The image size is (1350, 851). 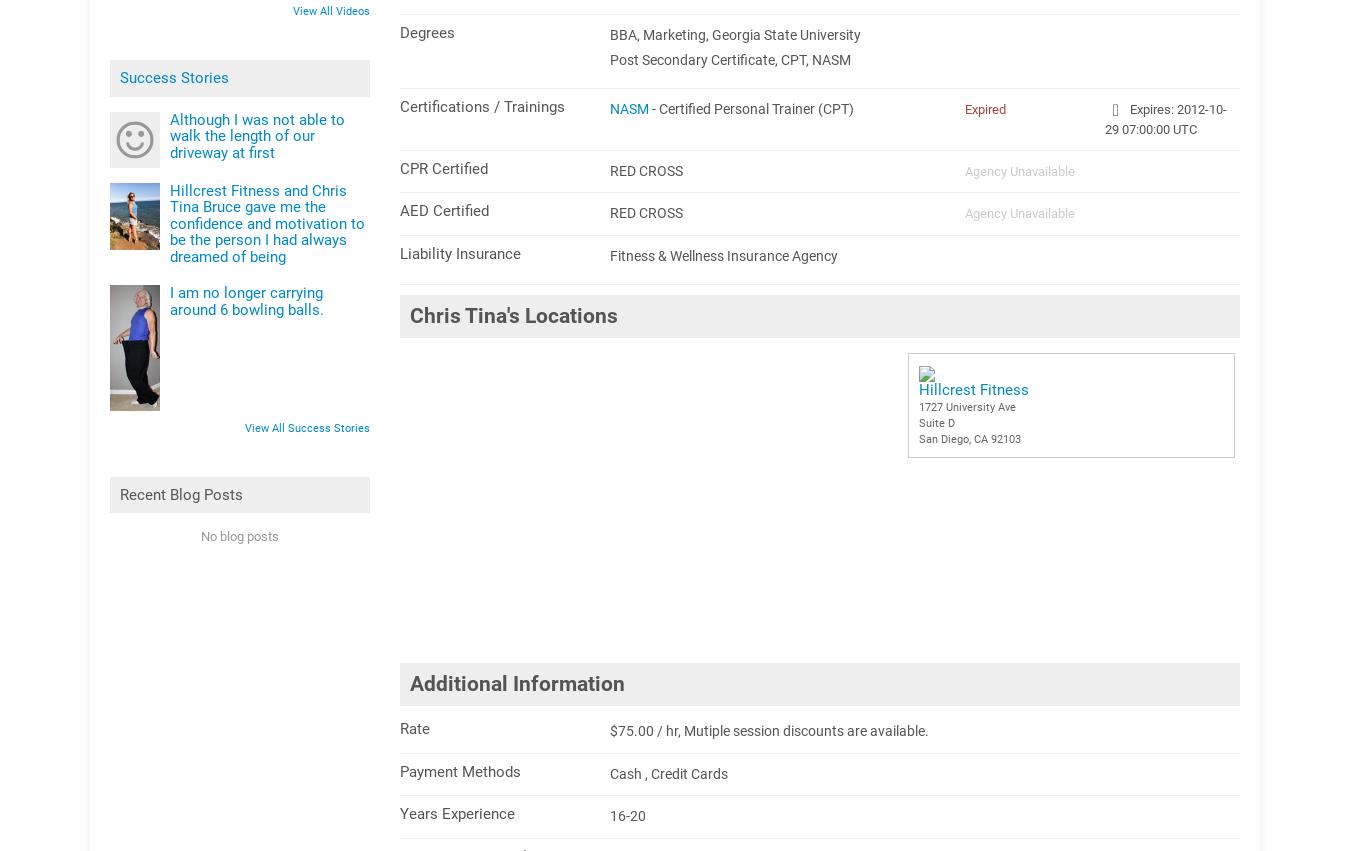 I want to click on 'Hillcrest Fitness', so click(x=971, y=389).